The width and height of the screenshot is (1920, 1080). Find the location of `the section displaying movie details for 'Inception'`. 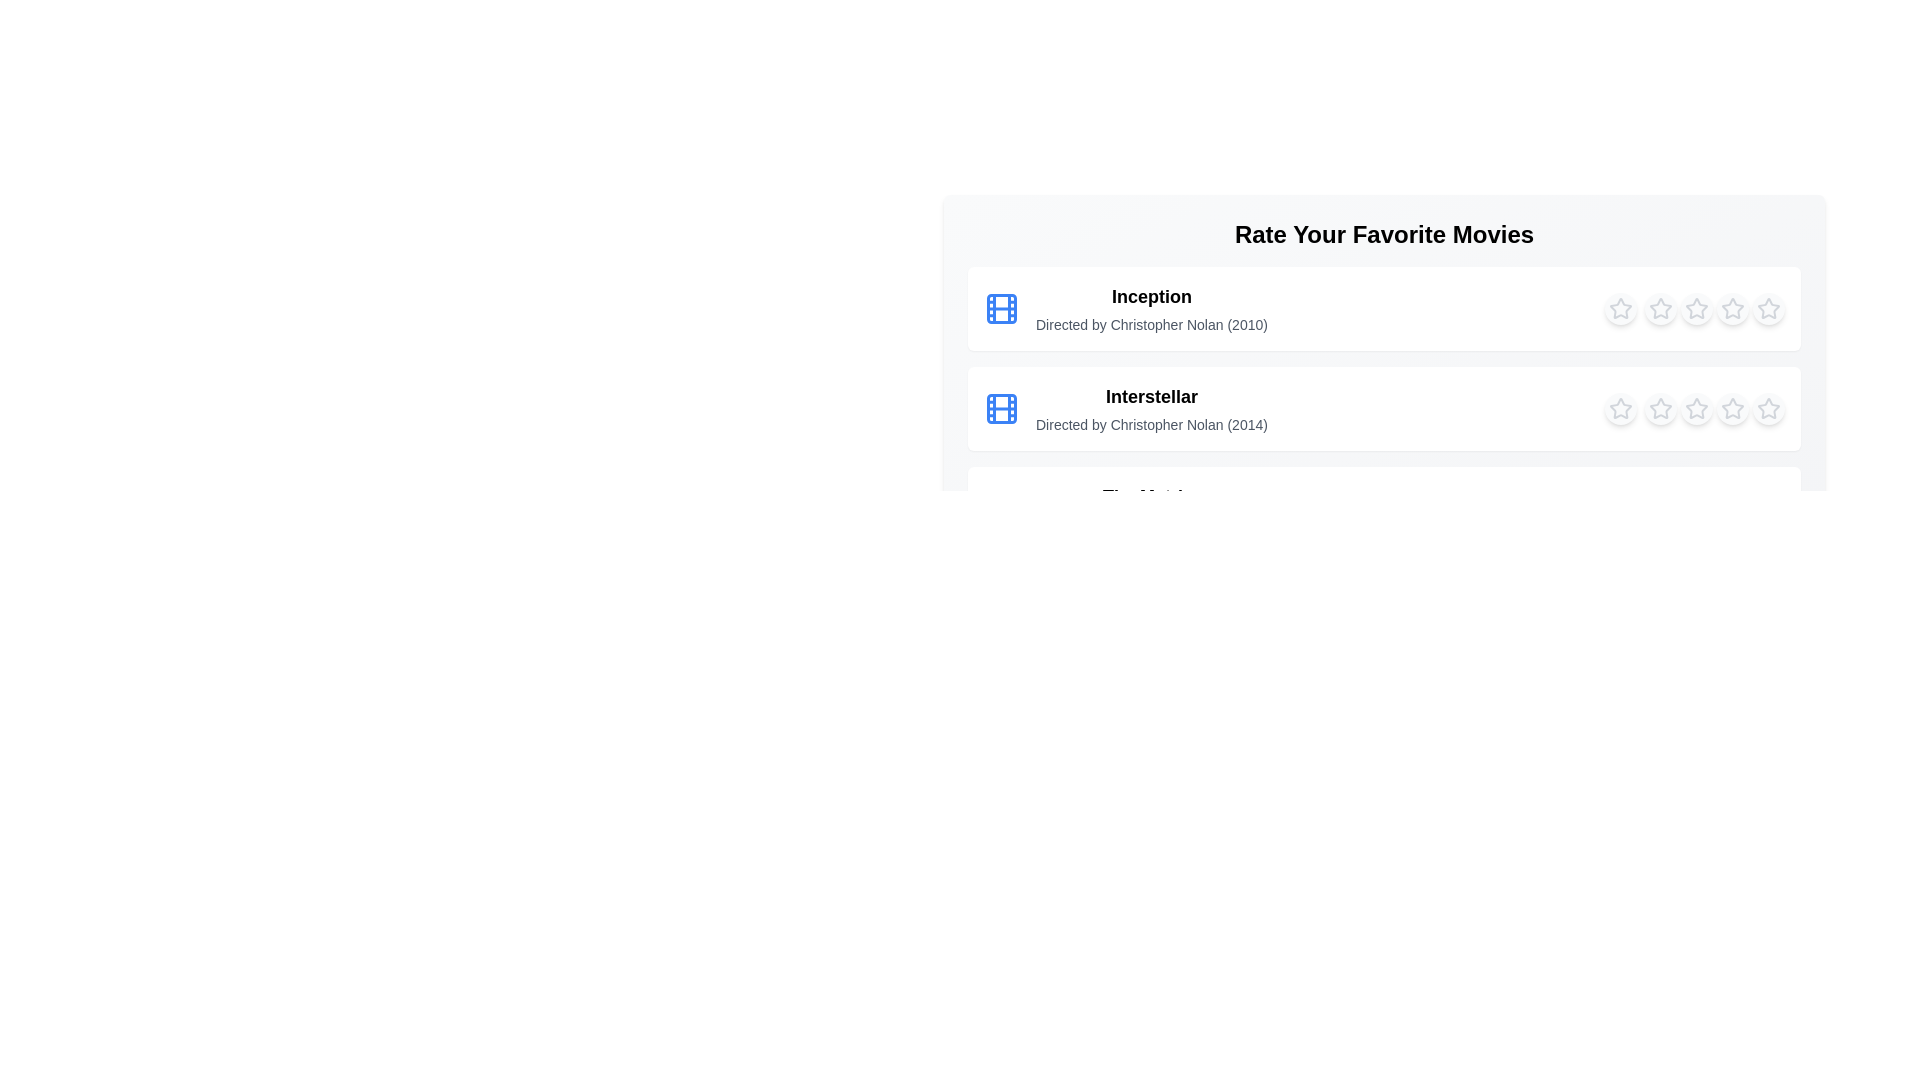

the section displaying movie details for 'Inception' is located at coordinates (1152, 297).